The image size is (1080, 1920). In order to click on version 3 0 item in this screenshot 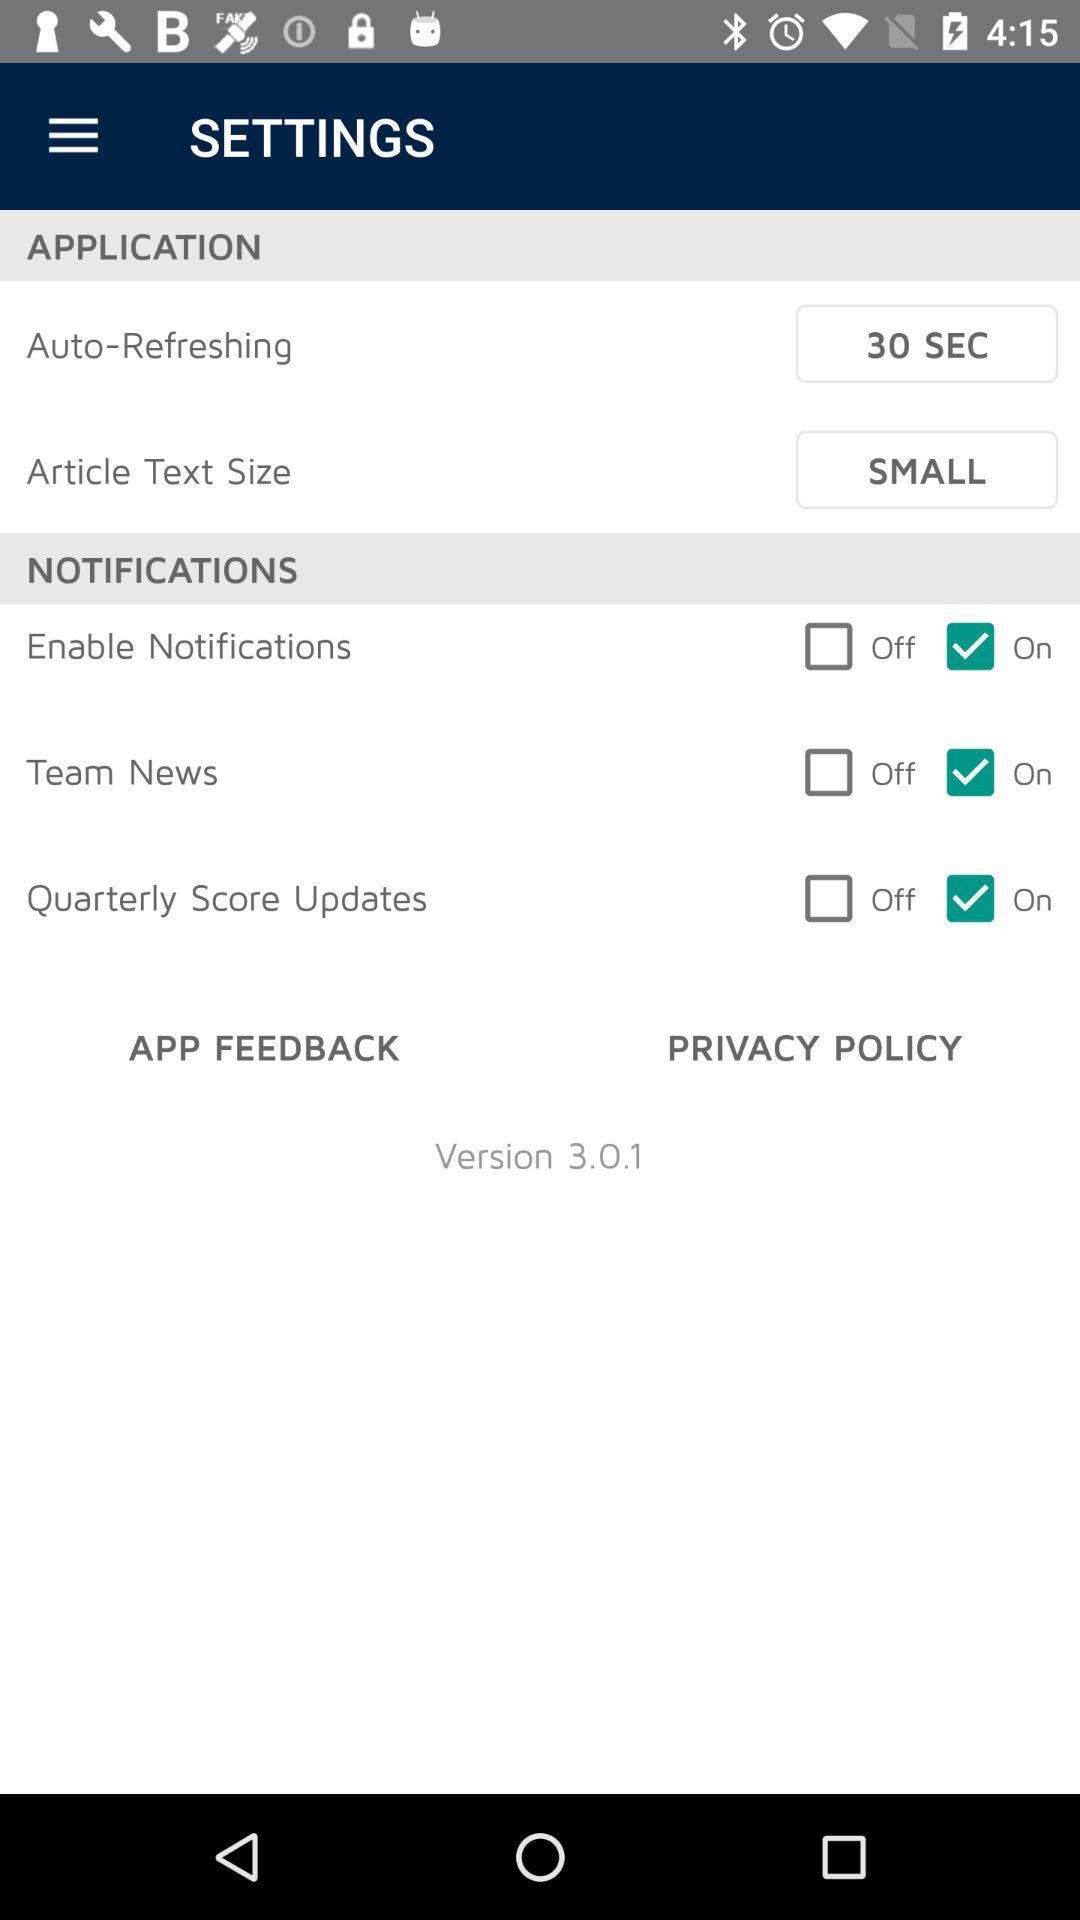, I will do `click(538, 1154)`.